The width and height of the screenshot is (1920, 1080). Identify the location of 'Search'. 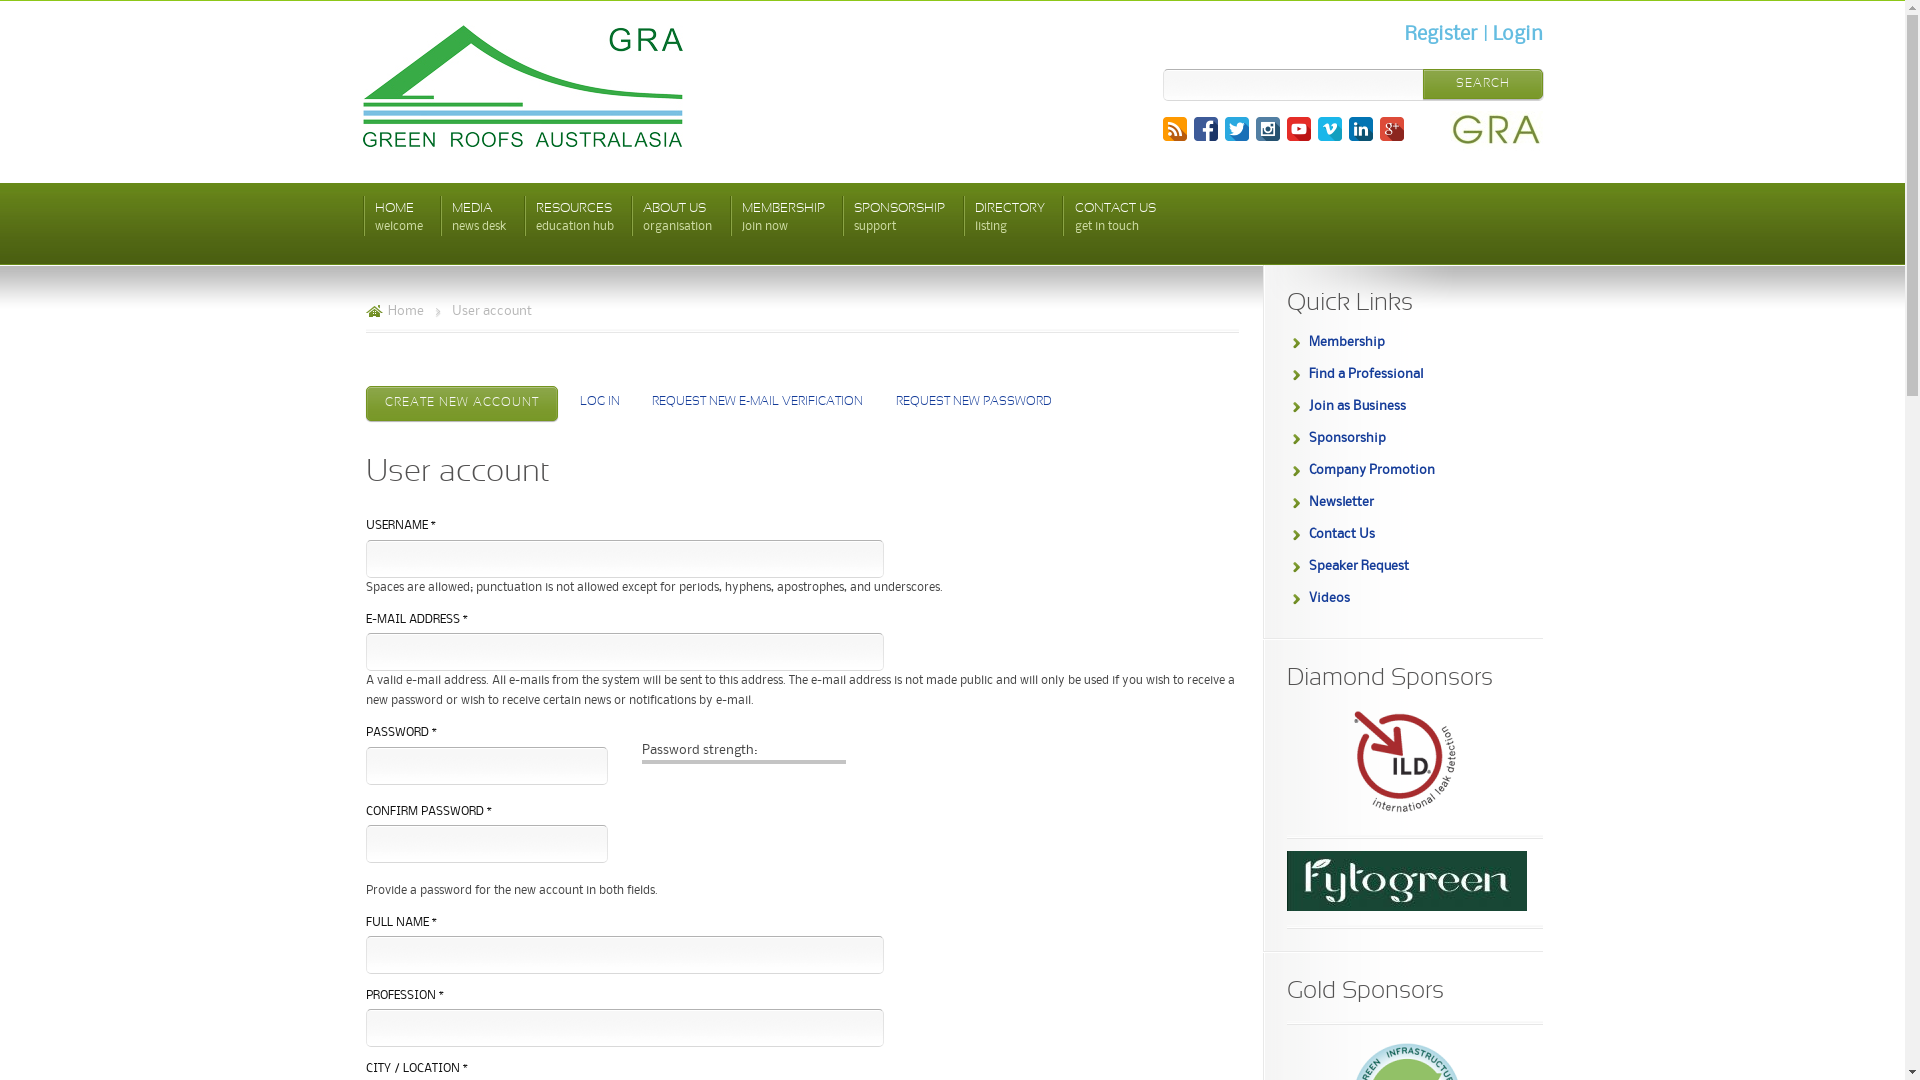
(1482, 83).